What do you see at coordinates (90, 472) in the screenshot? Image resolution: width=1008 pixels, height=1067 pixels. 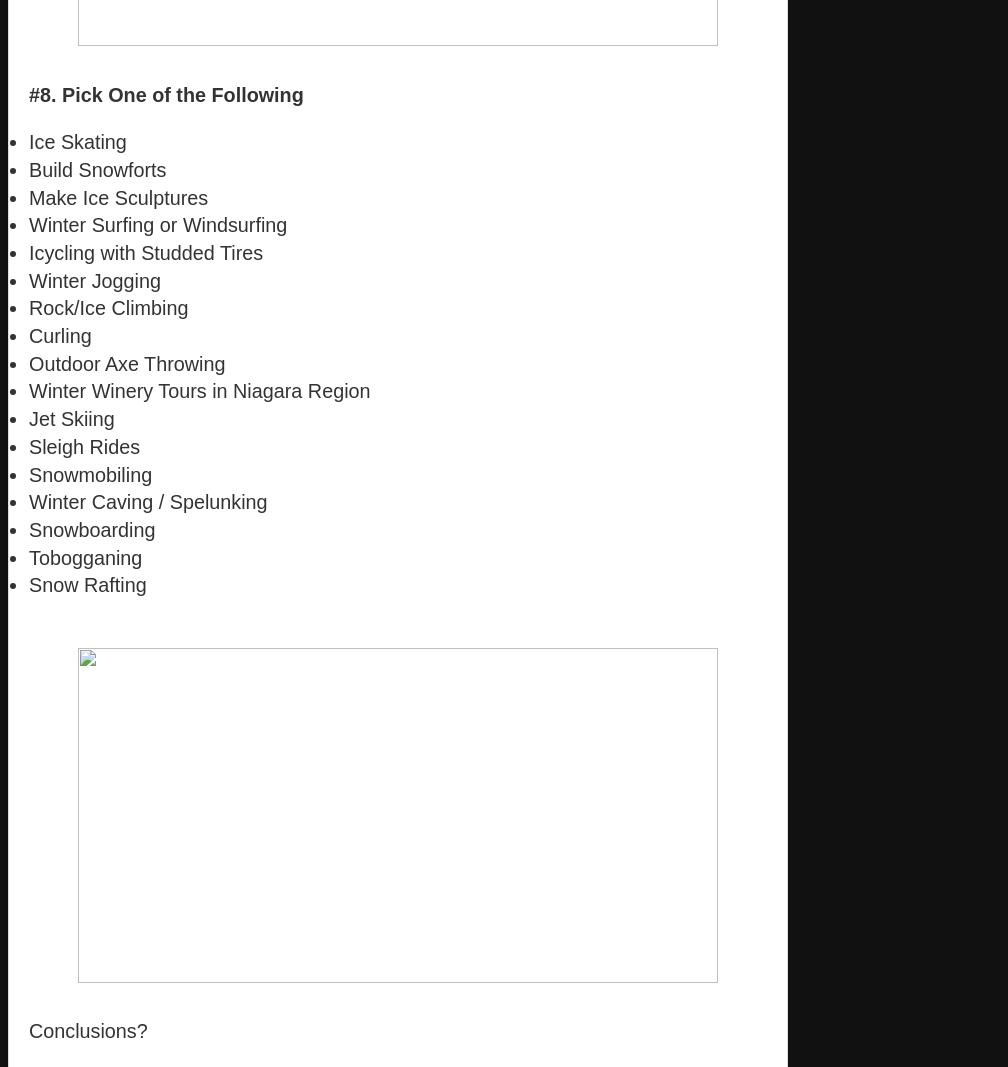 I see `'Snowmobiling'` at bounding box center [90, 472].